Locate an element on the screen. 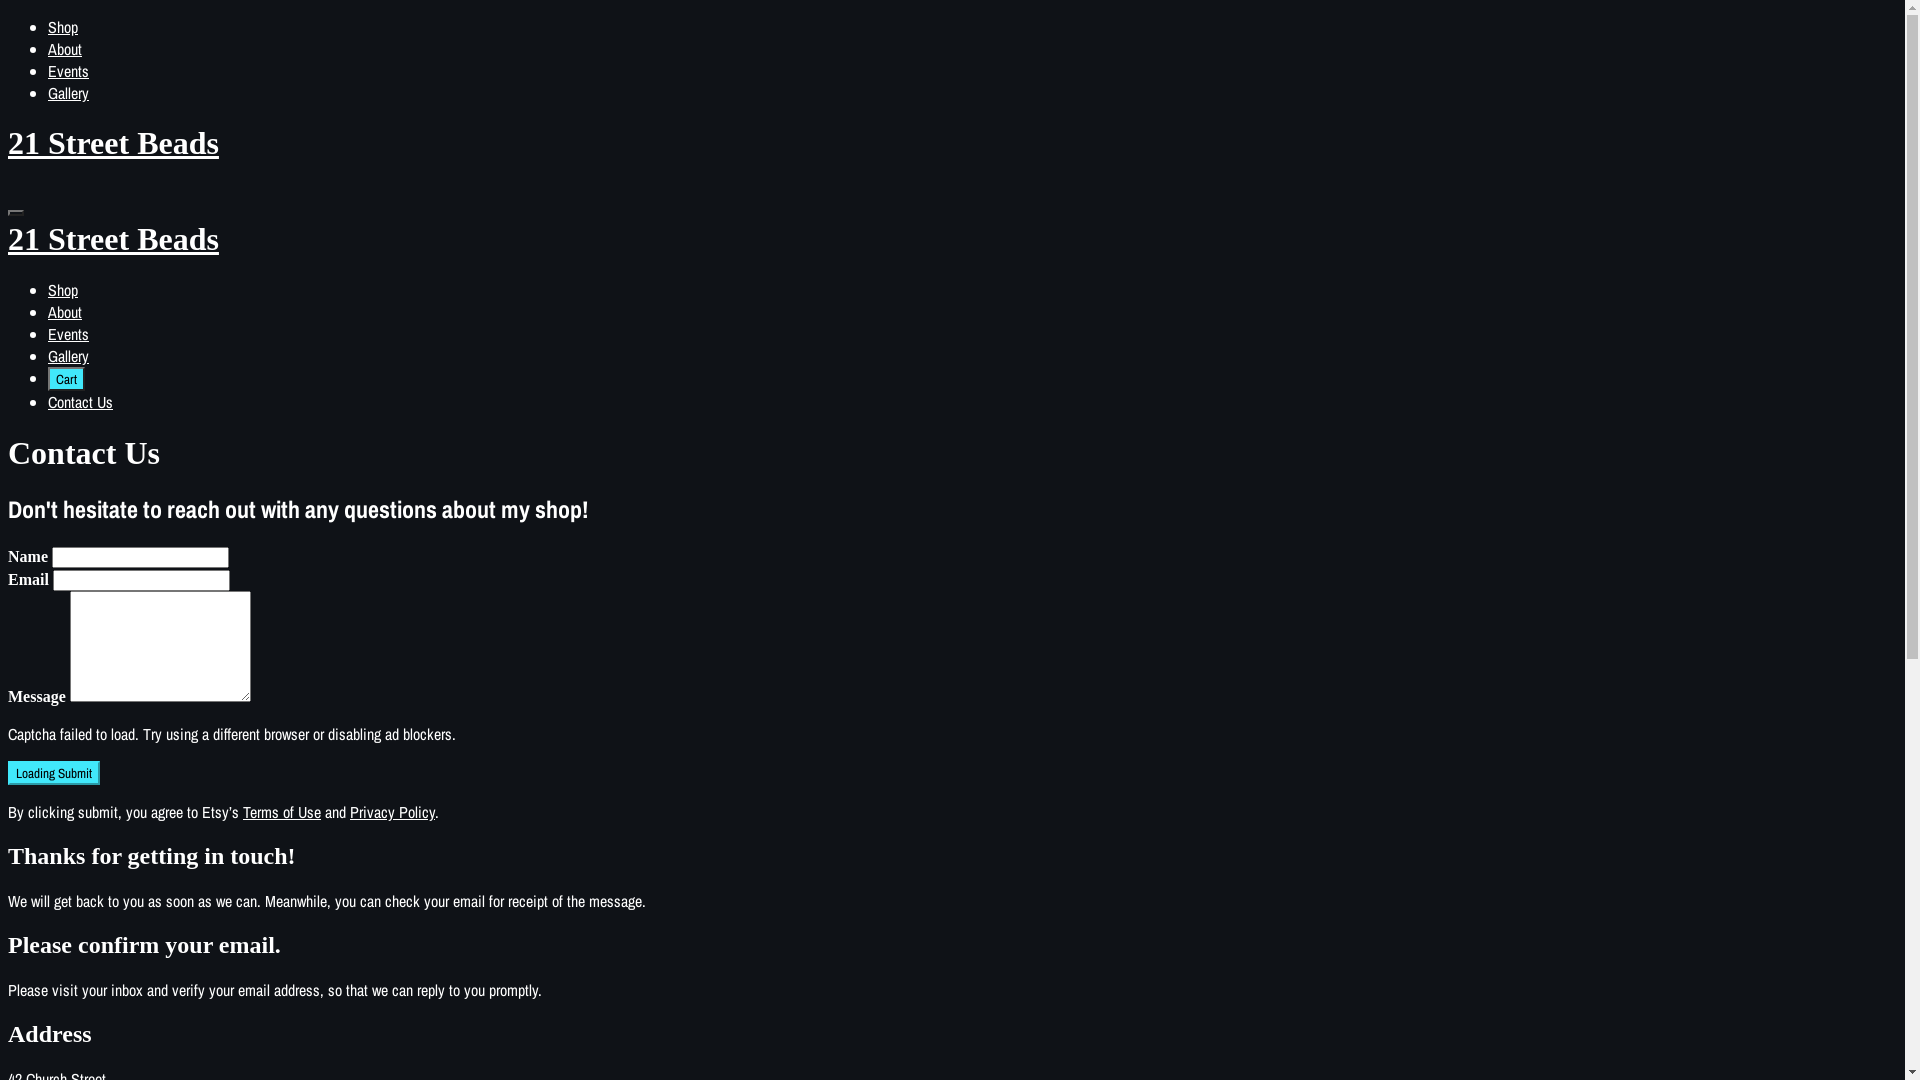 This screenshot has width=1920, height=1080. 'Privacy Policy' is located at coordinates (392, 812).